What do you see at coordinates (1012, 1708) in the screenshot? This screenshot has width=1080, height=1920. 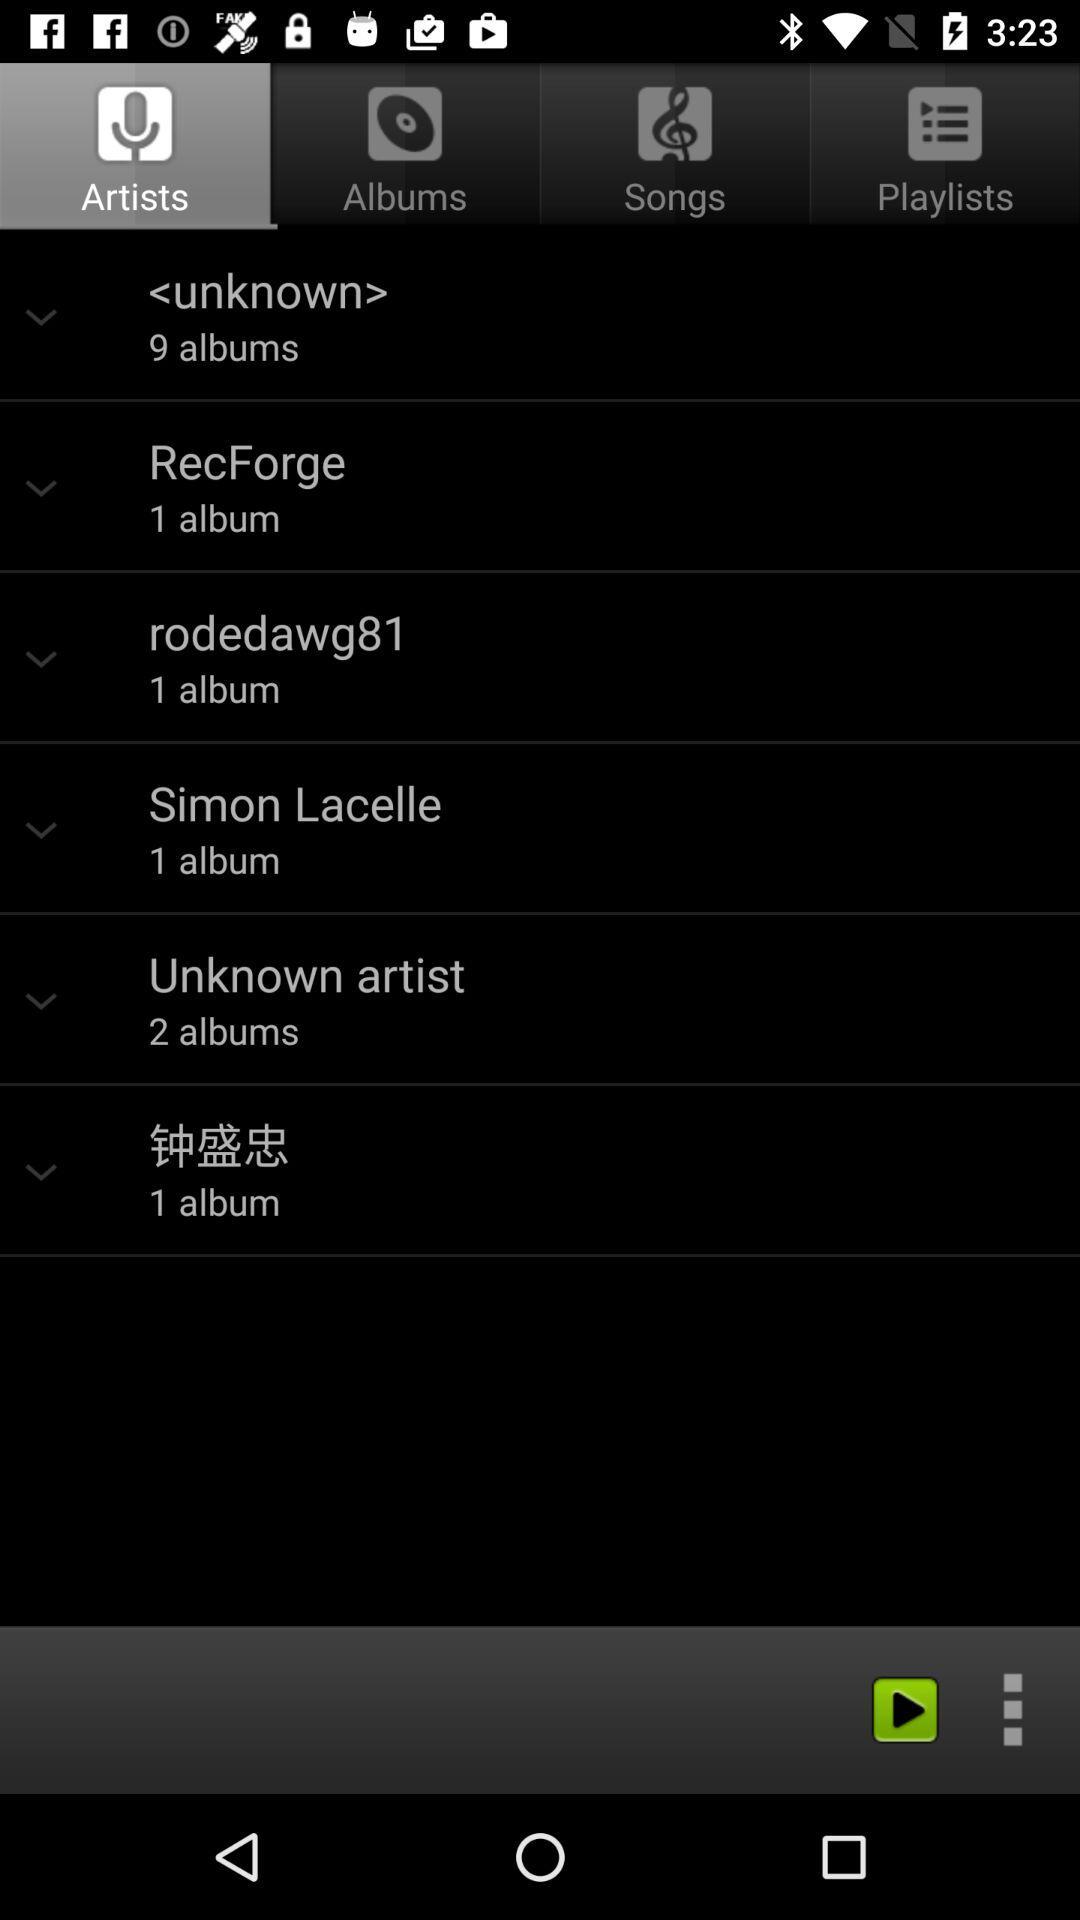 I see `the more icon` at bounding box center [1012, 1708].